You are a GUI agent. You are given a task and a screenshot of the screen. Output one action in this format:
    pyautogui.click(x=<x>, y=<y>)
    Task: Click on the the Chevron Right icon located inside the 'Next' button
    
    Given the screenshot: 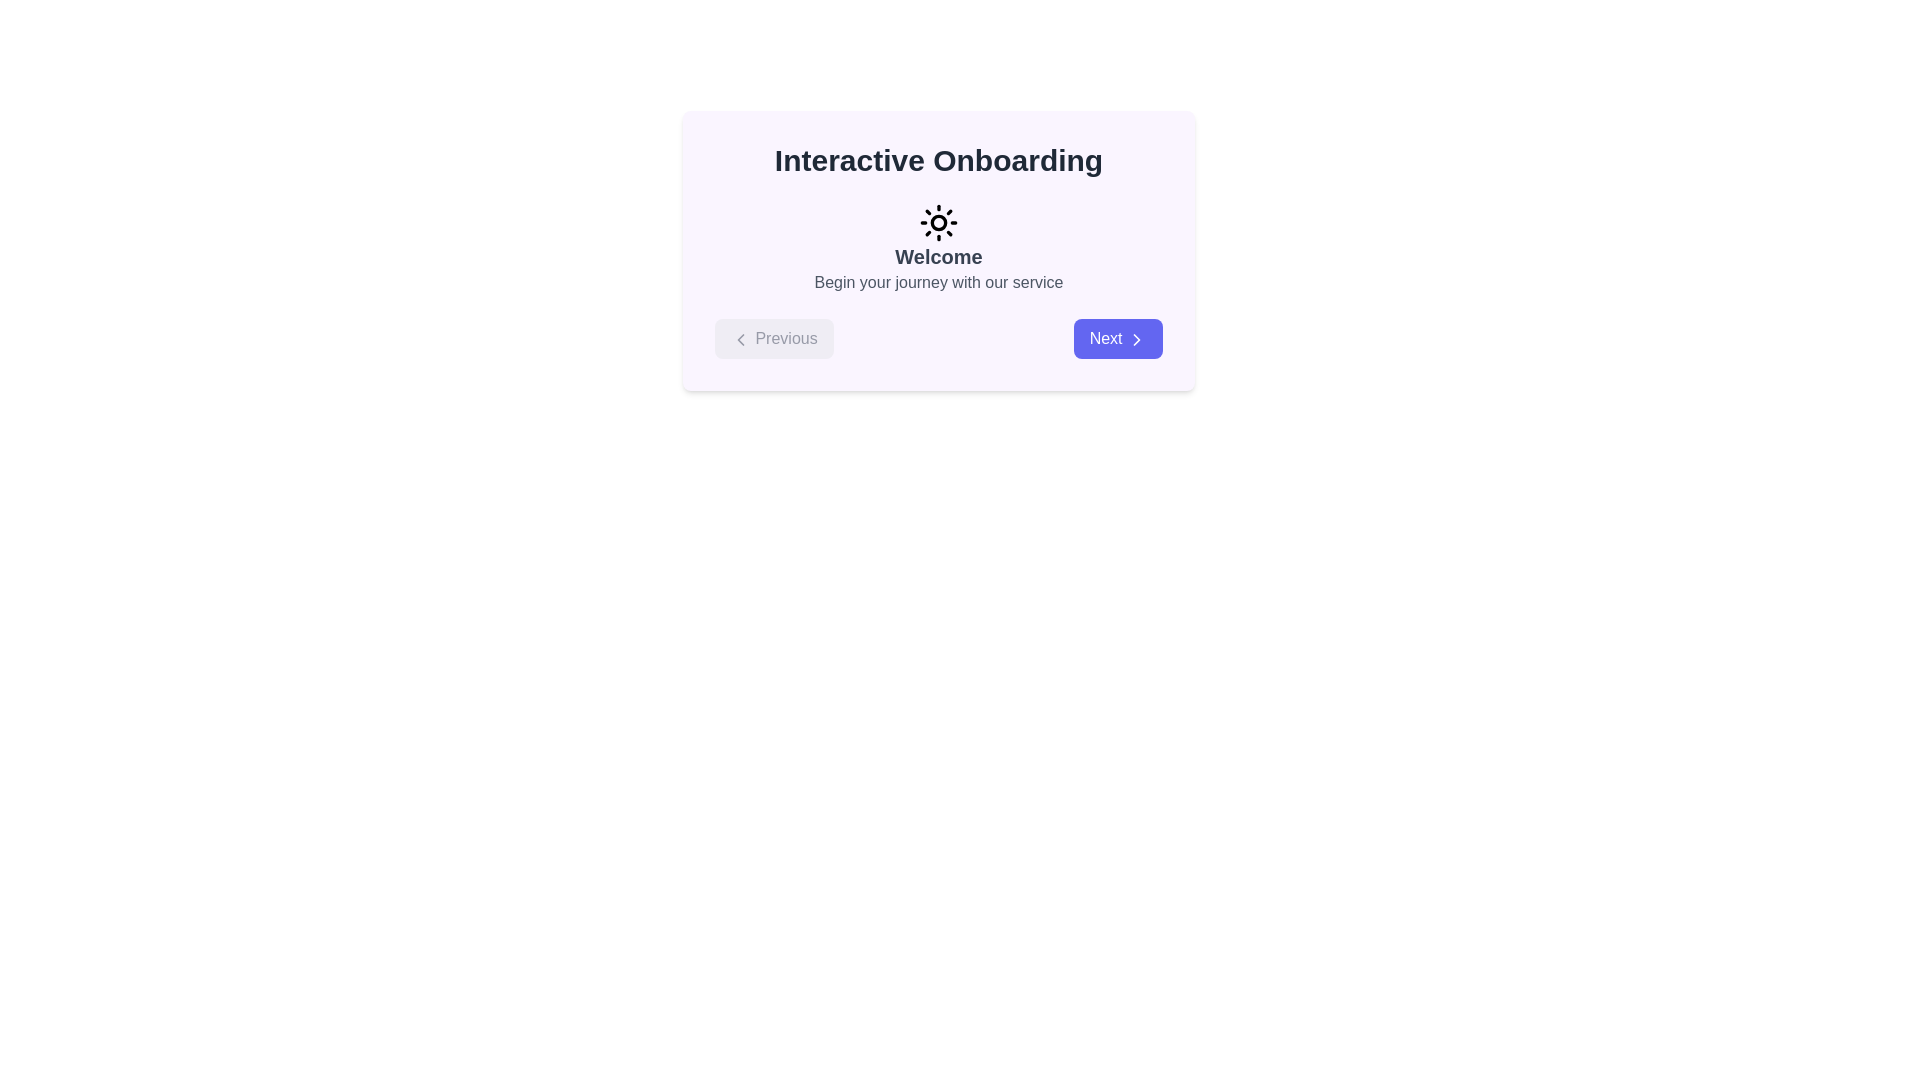 What is the action you would take?
    pyautogui.click(x=1137, y=338)
    